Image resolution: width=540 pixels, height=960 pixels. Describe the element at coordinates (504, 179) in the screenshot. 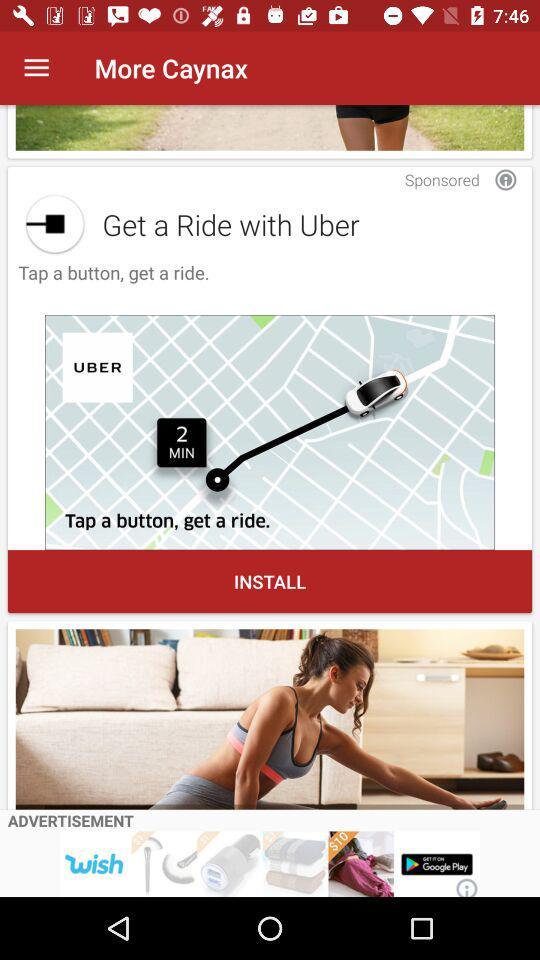

I see `sponsored` at that location.